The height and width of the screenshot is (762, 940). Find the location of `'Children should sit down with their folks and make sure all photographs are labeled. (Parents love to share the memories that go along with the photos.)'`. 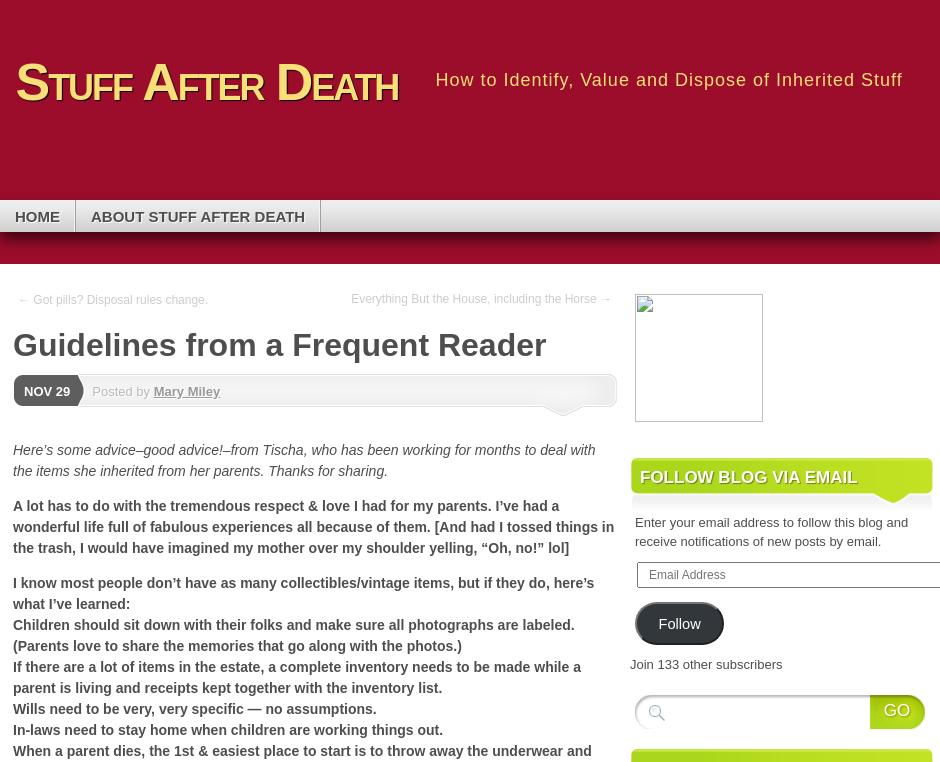

'Children should sit down with their folks and make sure all photographs are labeled. (Parents love to share the memories that go along with the photos.)' is located at coordinates (292, 634).